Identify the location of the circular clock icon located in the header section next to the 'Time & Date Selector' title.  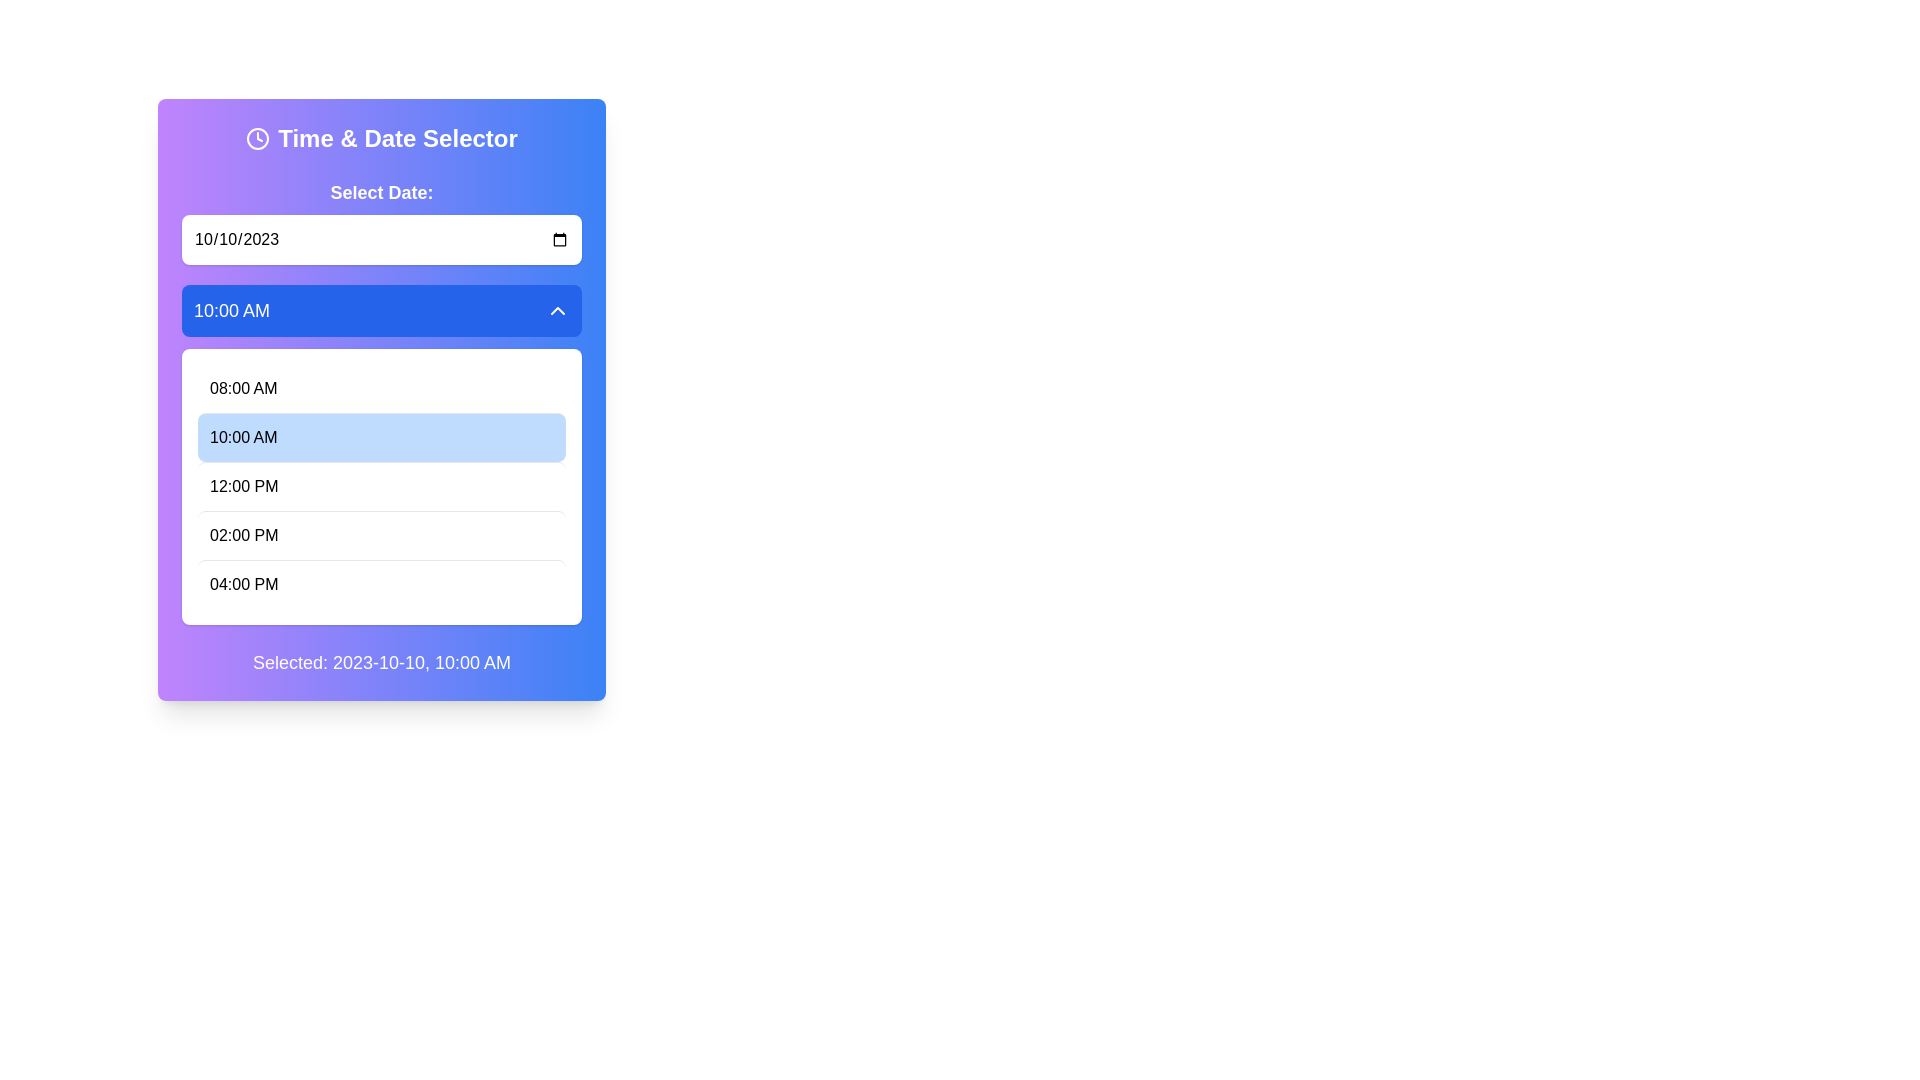
(257, 137).